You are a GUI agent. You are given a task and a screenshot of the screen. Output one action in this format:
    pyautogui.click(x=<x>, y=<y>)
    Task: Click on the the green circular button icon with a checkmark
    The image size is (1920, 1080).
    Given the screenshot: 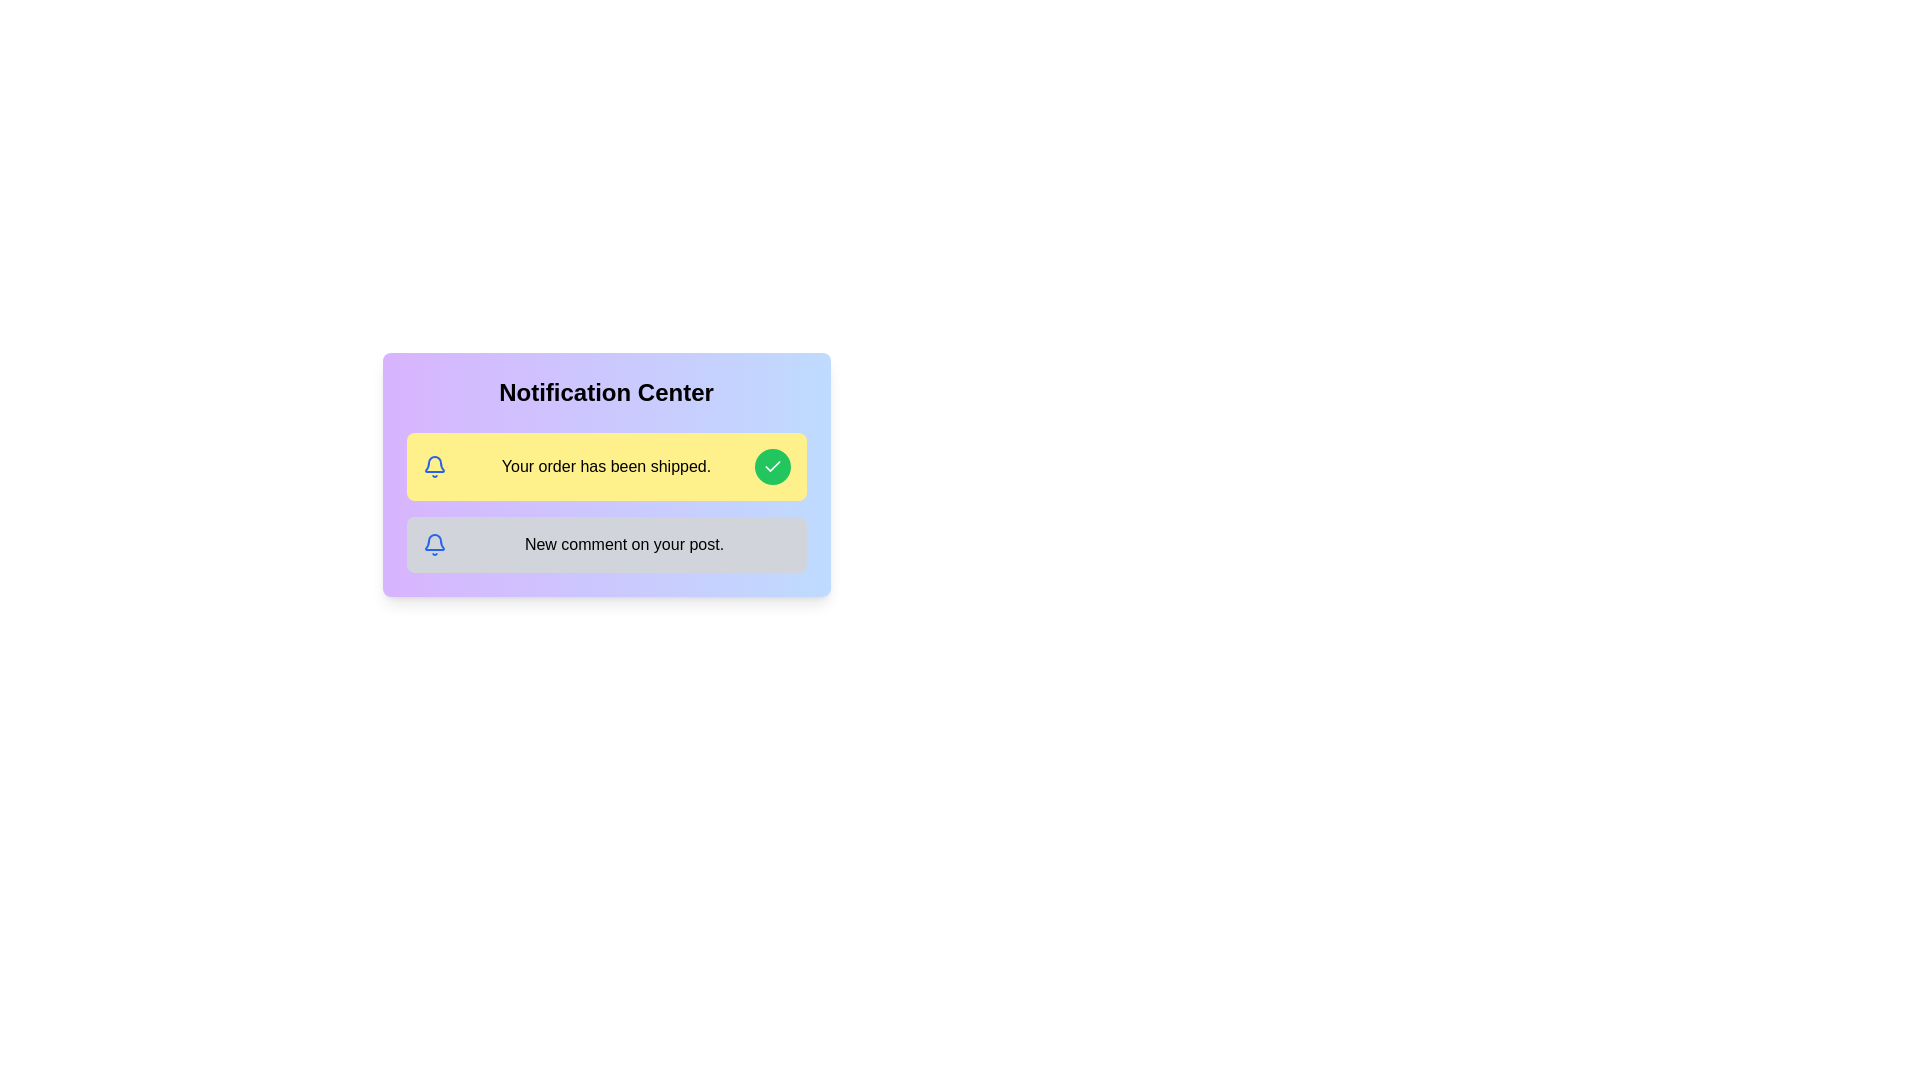 What is the action you would take?
    pyautogui.click(x=771, y=466)
    